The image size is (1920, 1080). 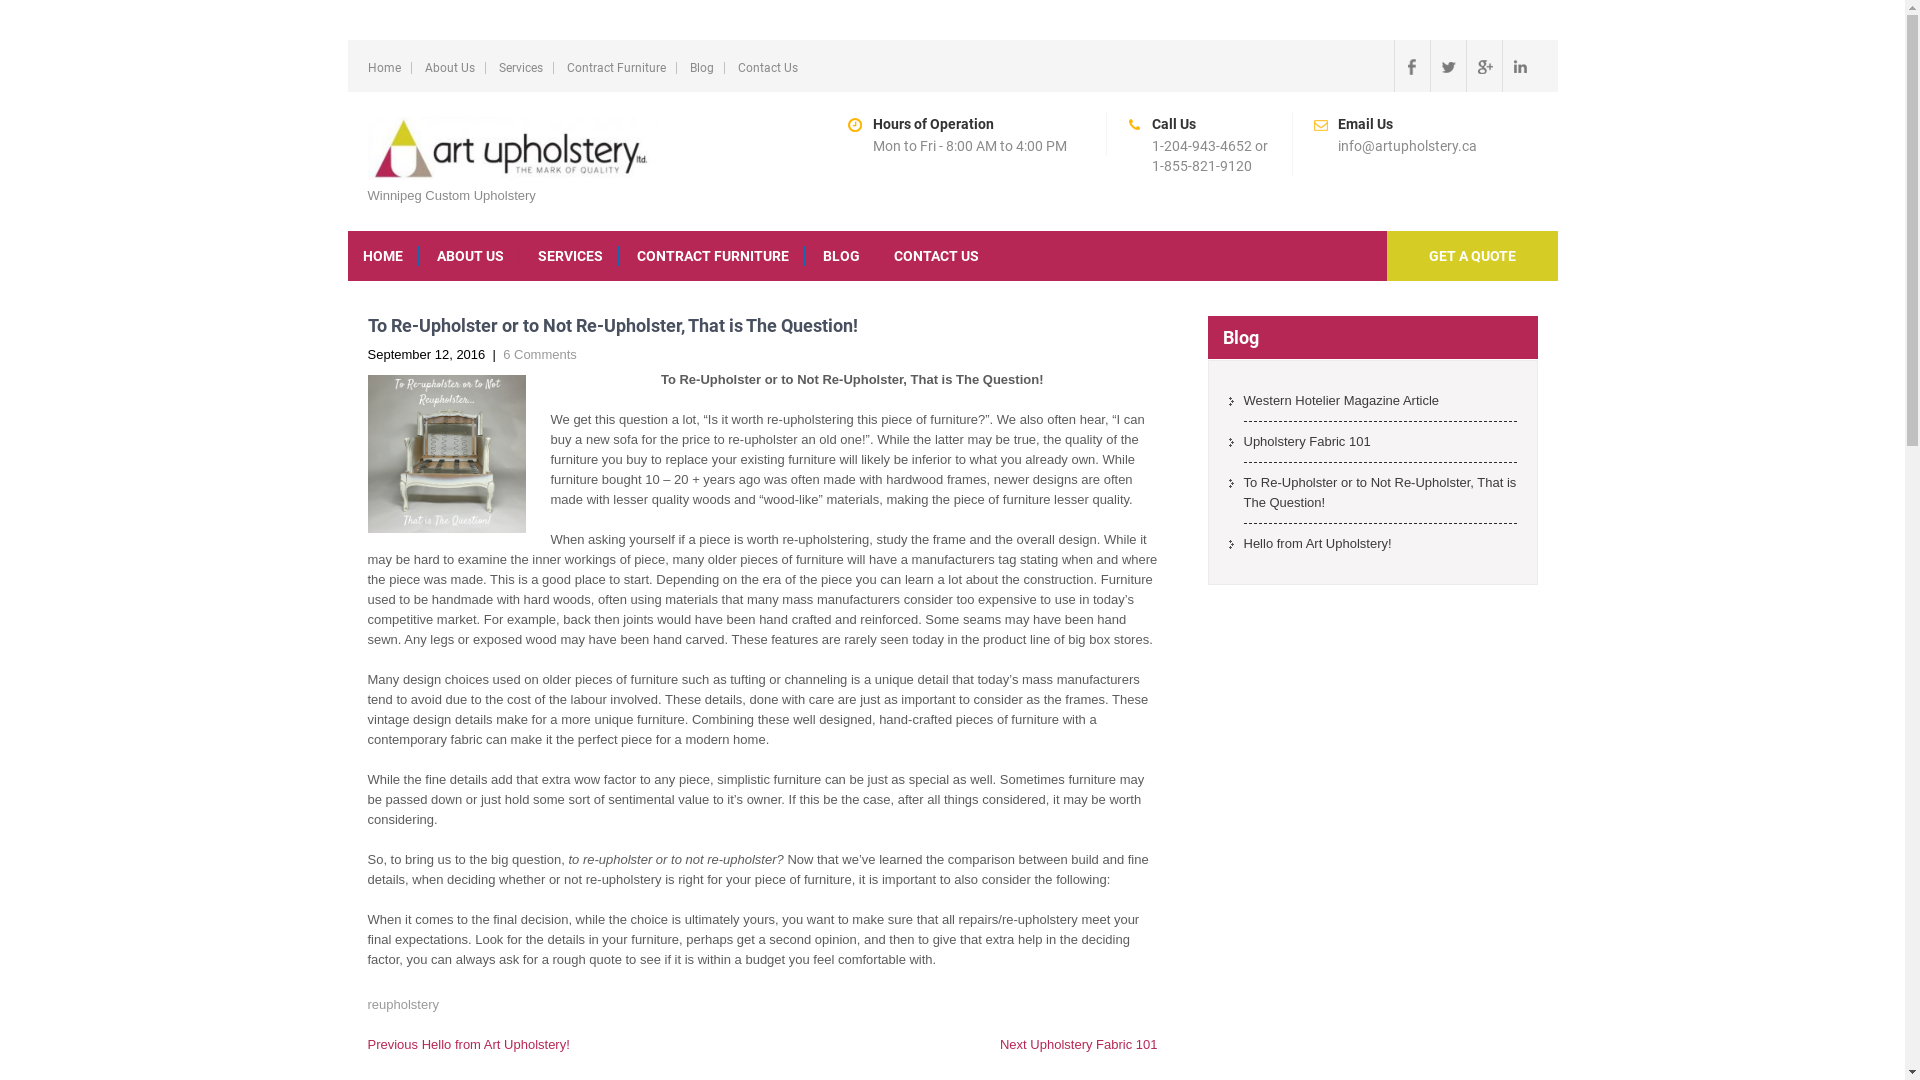 What do you see at coordinates (1410, 64) in the screenshot?
I see `'facebook'` at bounding box center [1410, 64].